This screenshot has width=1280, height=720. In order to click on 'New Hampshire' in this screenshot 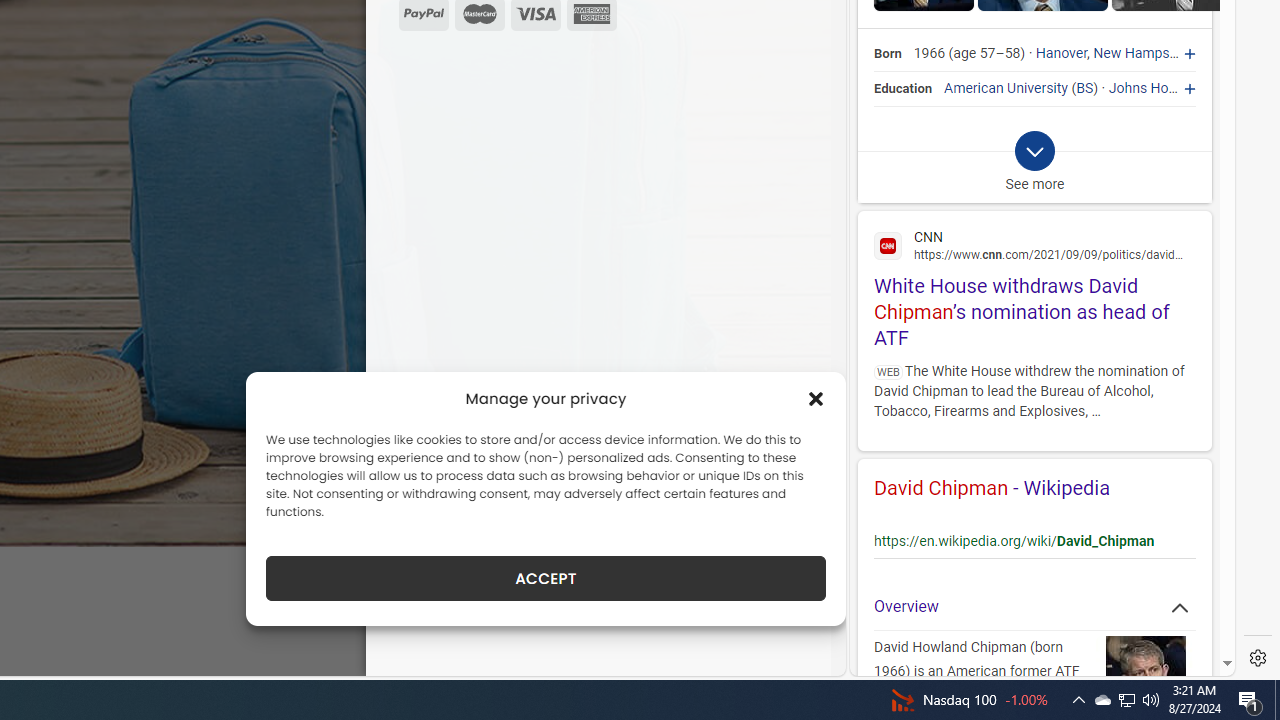, I will do `click(1143, 53)`.